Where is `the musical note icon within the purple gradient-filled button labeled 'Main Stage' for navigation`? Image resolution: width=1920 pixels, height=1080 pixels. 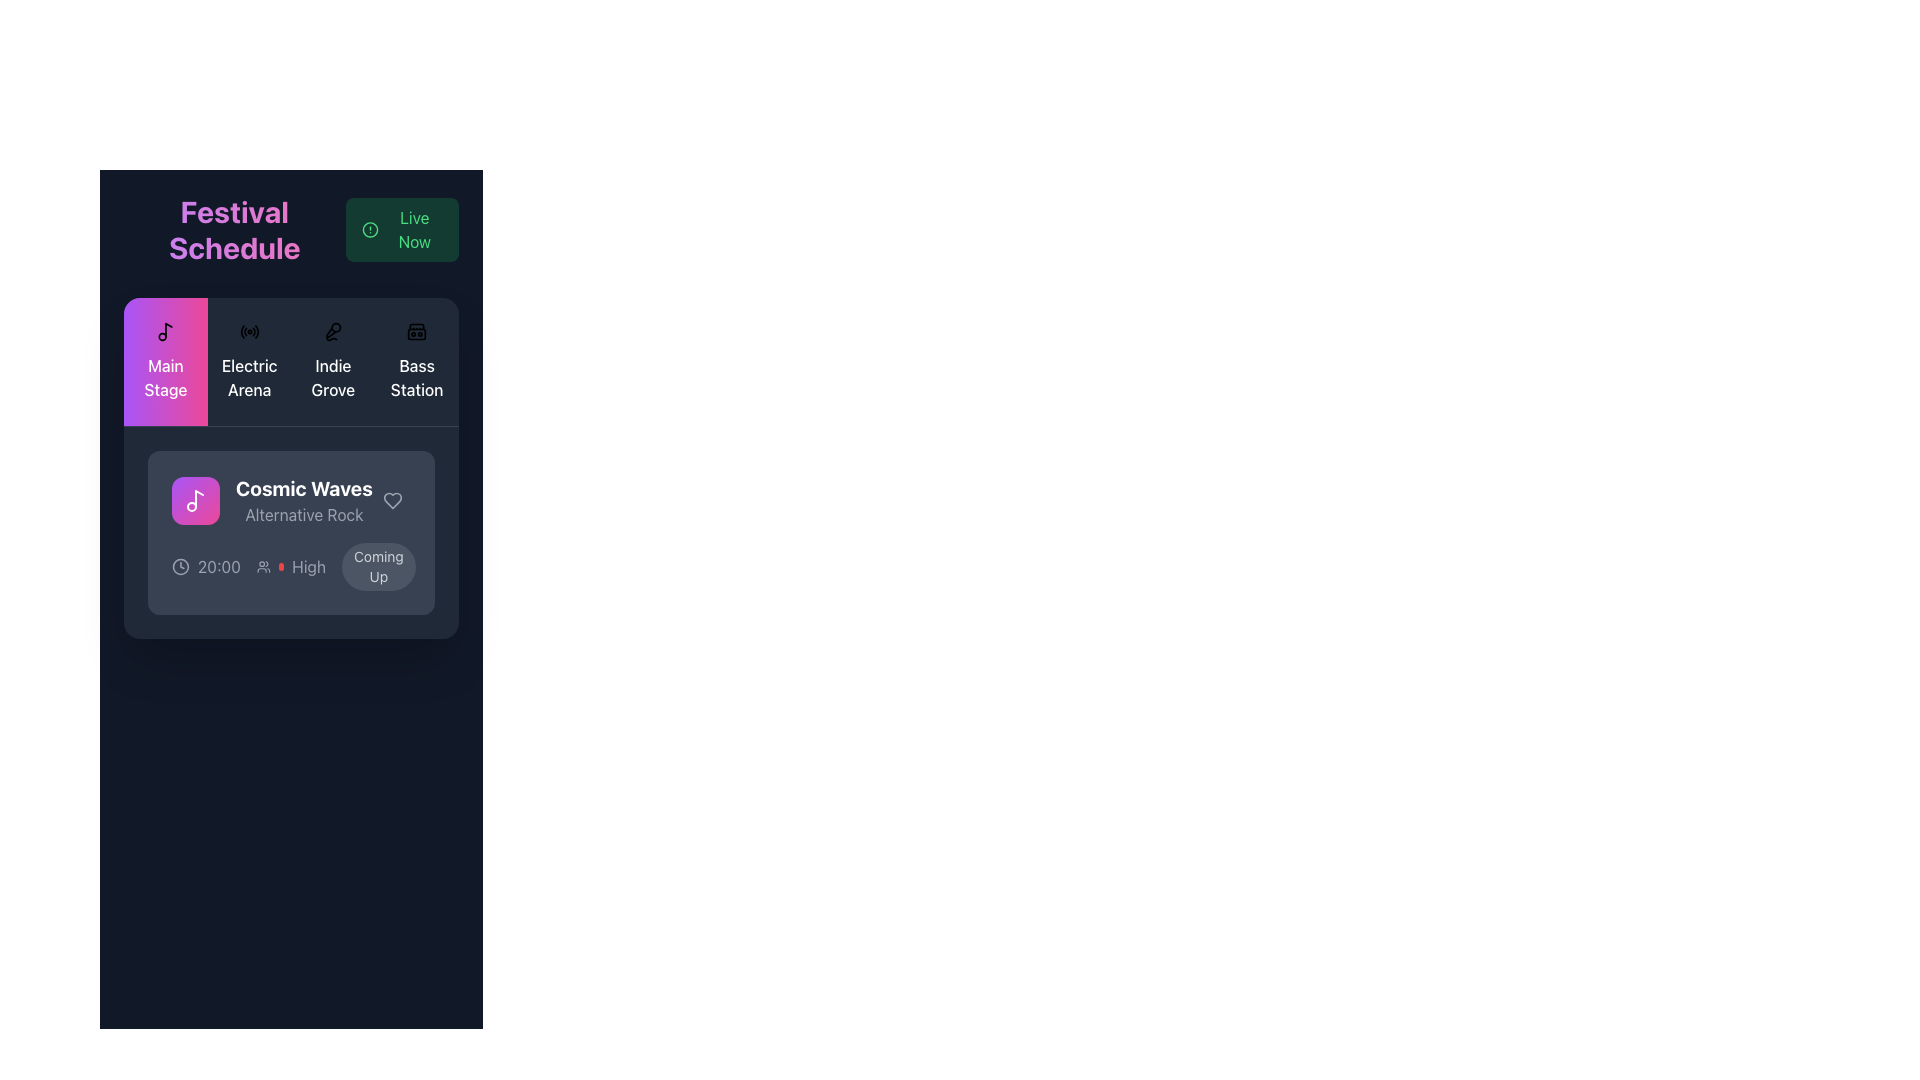
the musical note icon within the purple gradient-filled button labeled 'Main Stage' for navigation is located at coordinates (165, 330).